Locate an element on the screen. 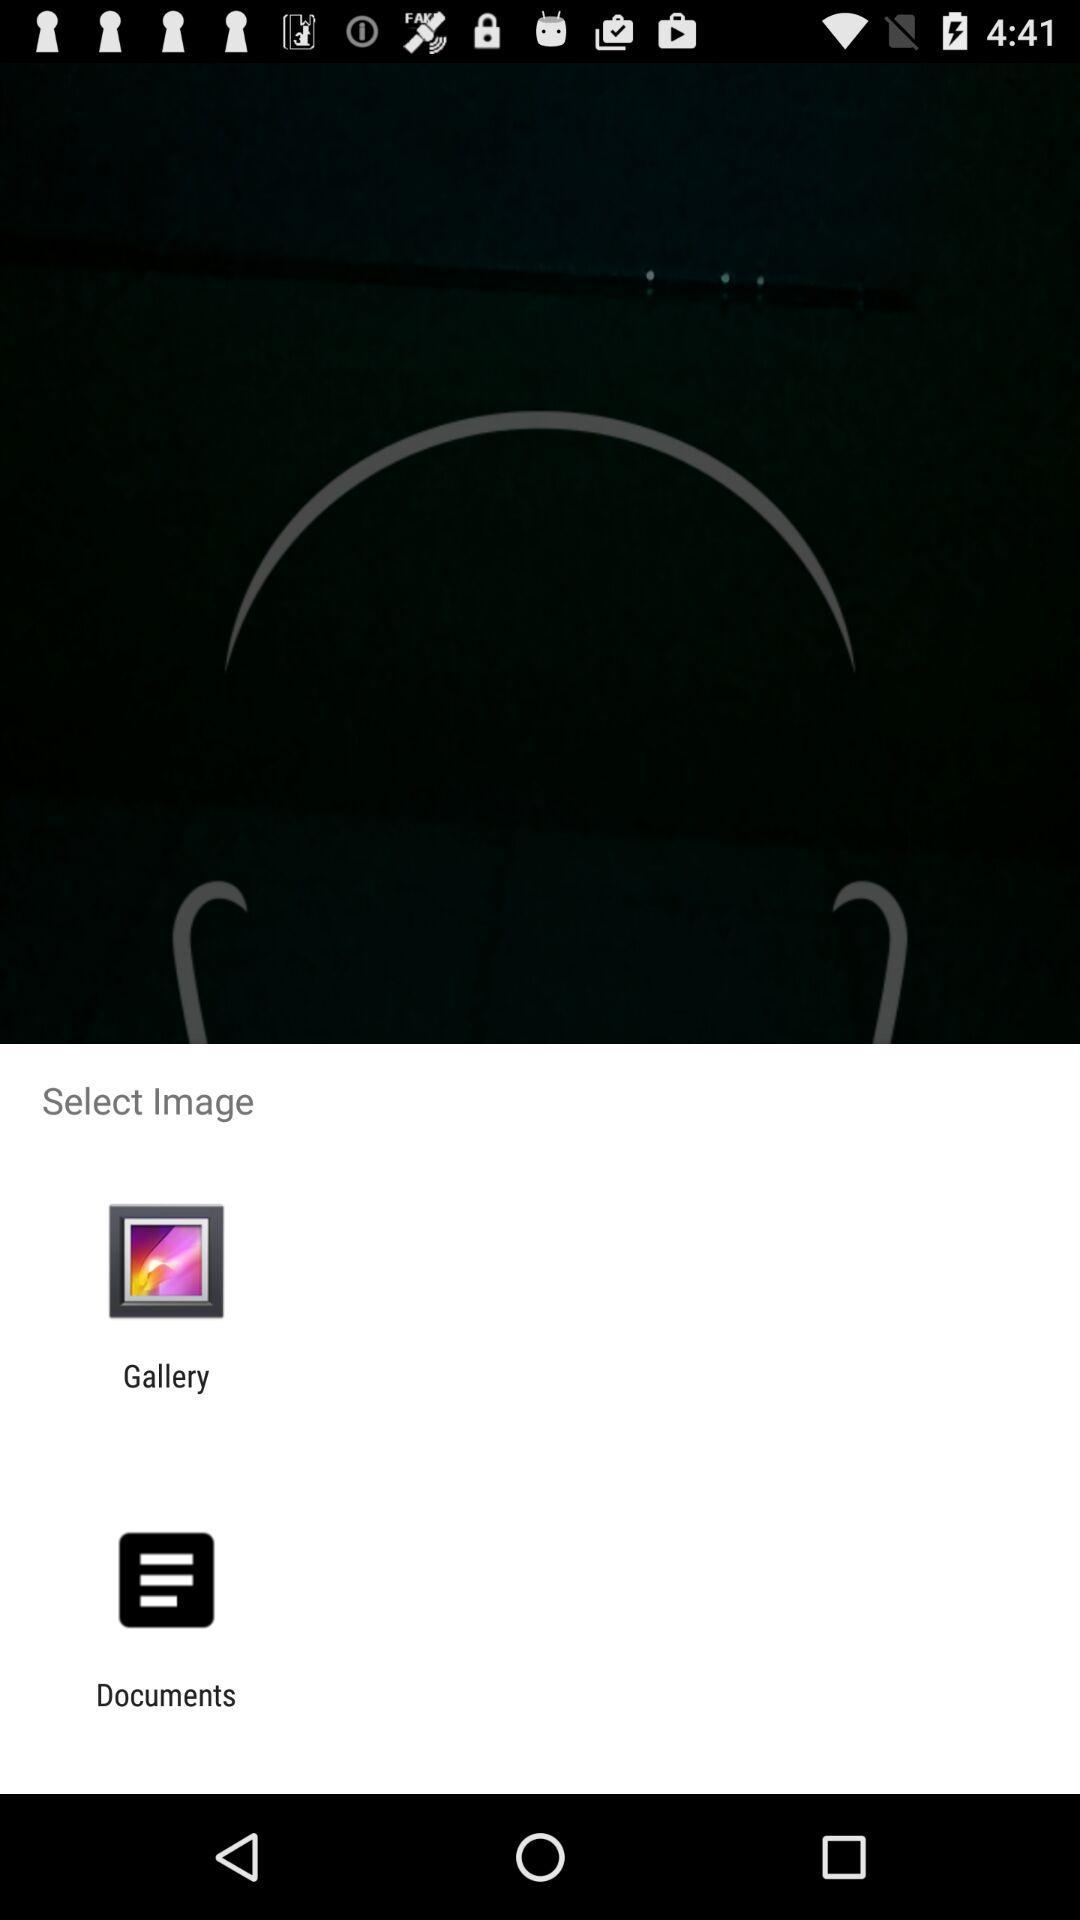 This screenshot has height=1920, width=1080. gallery icon is located at coordinates (165, 1392).